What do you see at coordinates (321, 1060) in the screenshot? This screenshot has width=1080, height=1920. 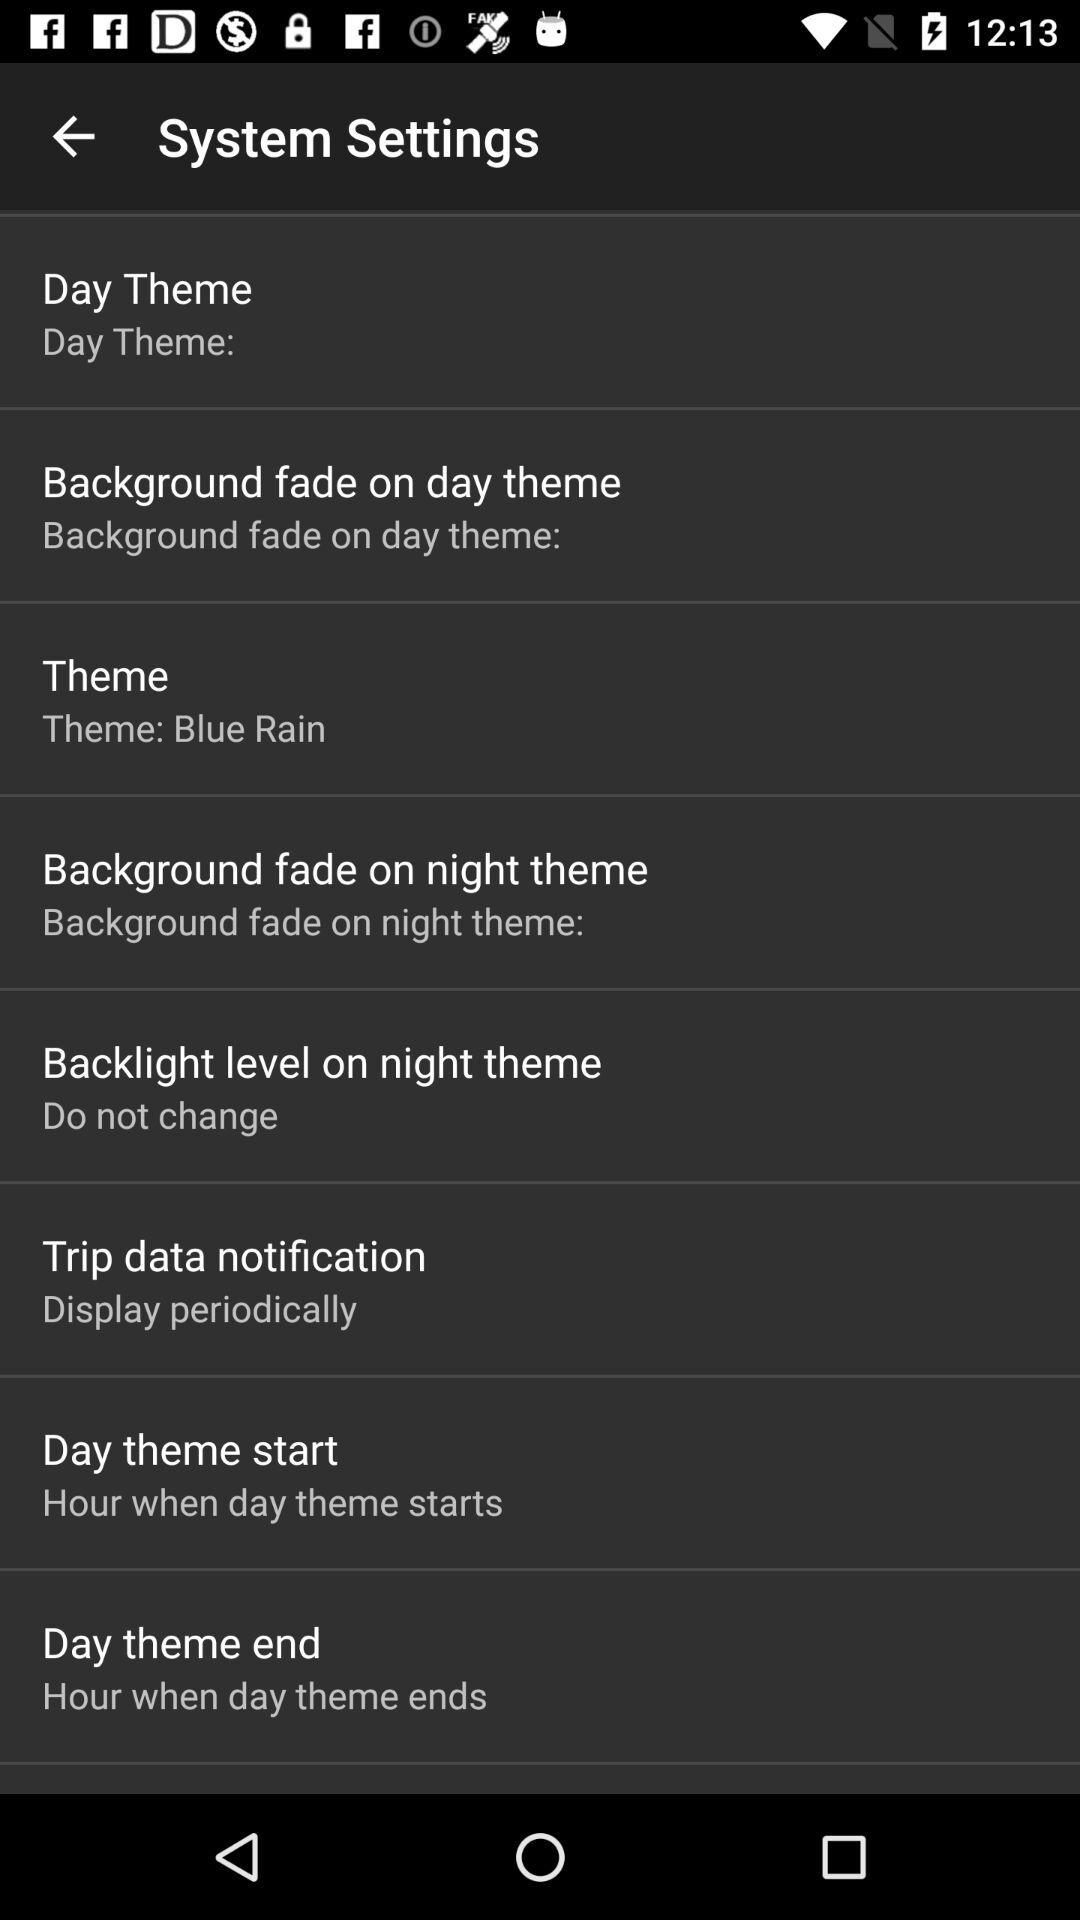 I see `the backlight level on icon` at bounding box center [321, 1060].